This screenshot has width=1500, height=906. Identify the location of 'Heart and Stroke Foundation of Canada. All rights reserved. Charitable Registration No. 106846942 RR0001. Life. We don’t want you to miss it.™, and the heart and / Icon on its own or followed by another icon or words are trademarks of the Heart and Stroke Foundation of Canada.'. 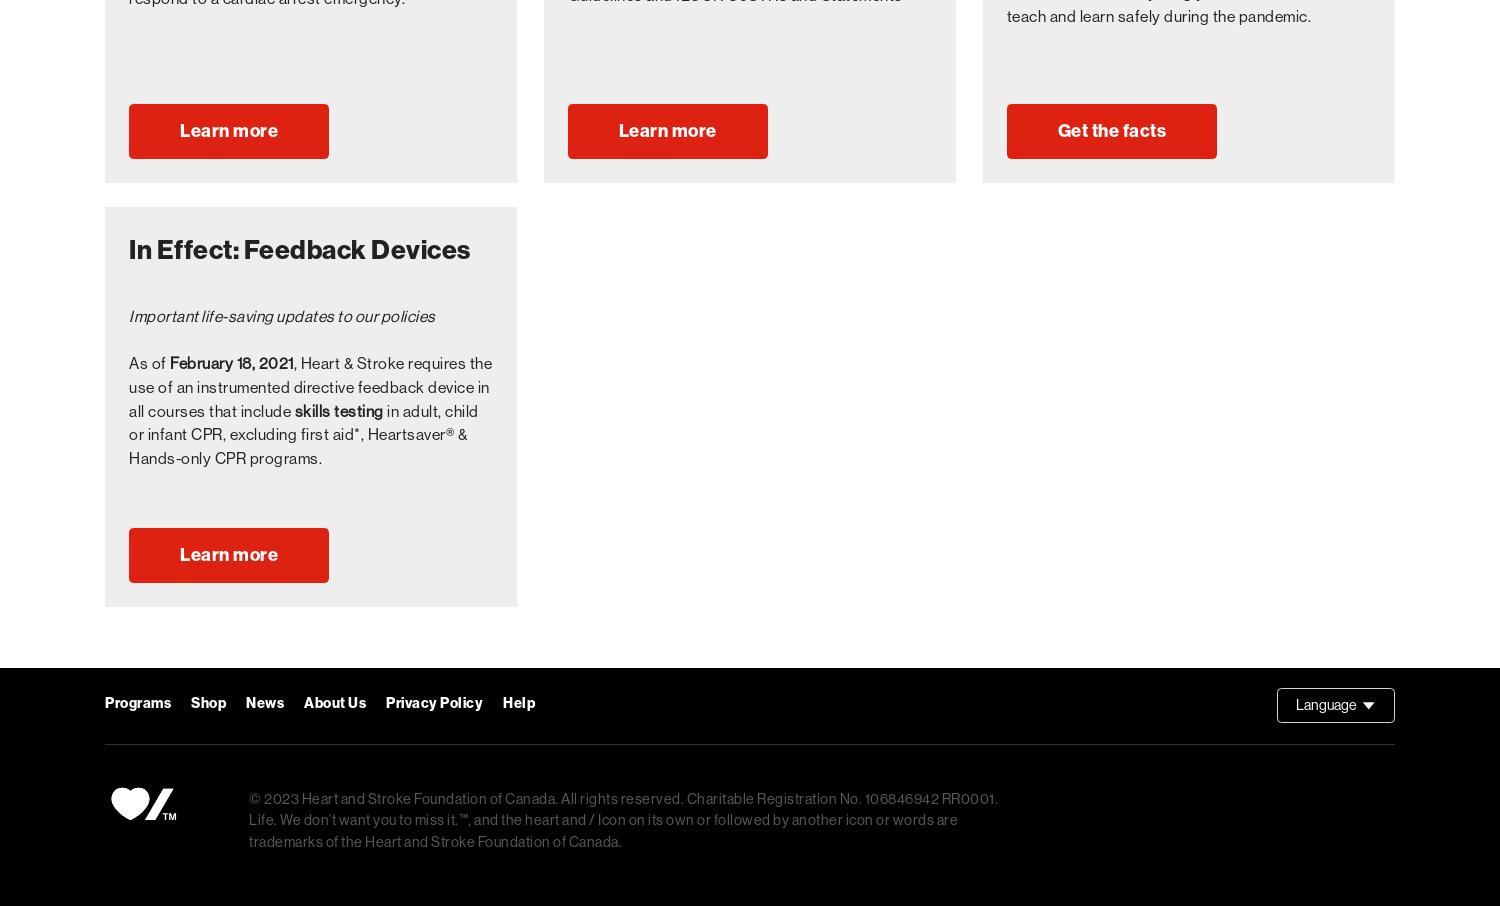
(622, 818).